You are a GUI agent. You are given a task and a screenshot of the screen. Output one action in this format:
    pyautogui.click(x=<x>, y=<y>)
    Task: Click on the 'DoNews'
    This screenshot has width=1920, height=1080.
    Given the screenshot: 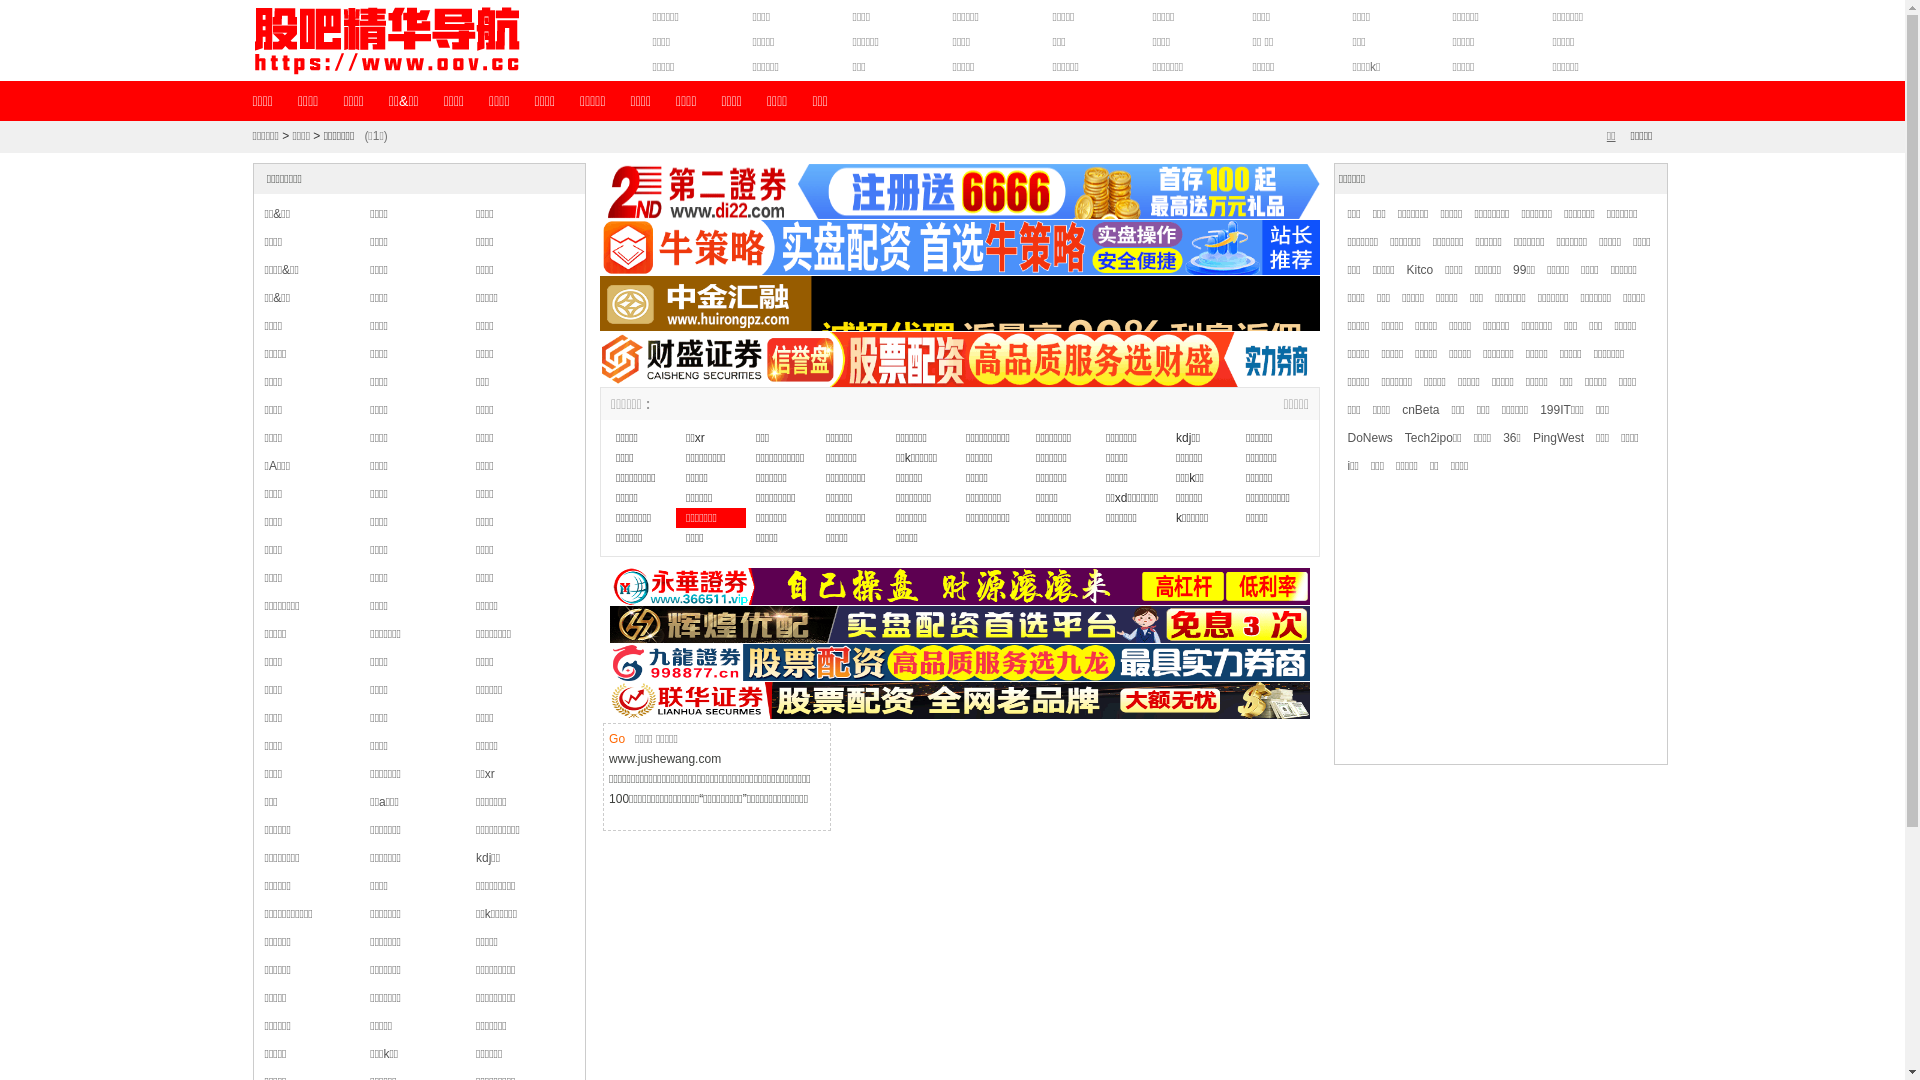 What is the action you would take?
    pyautogui.click(x=1368, y=437)
    